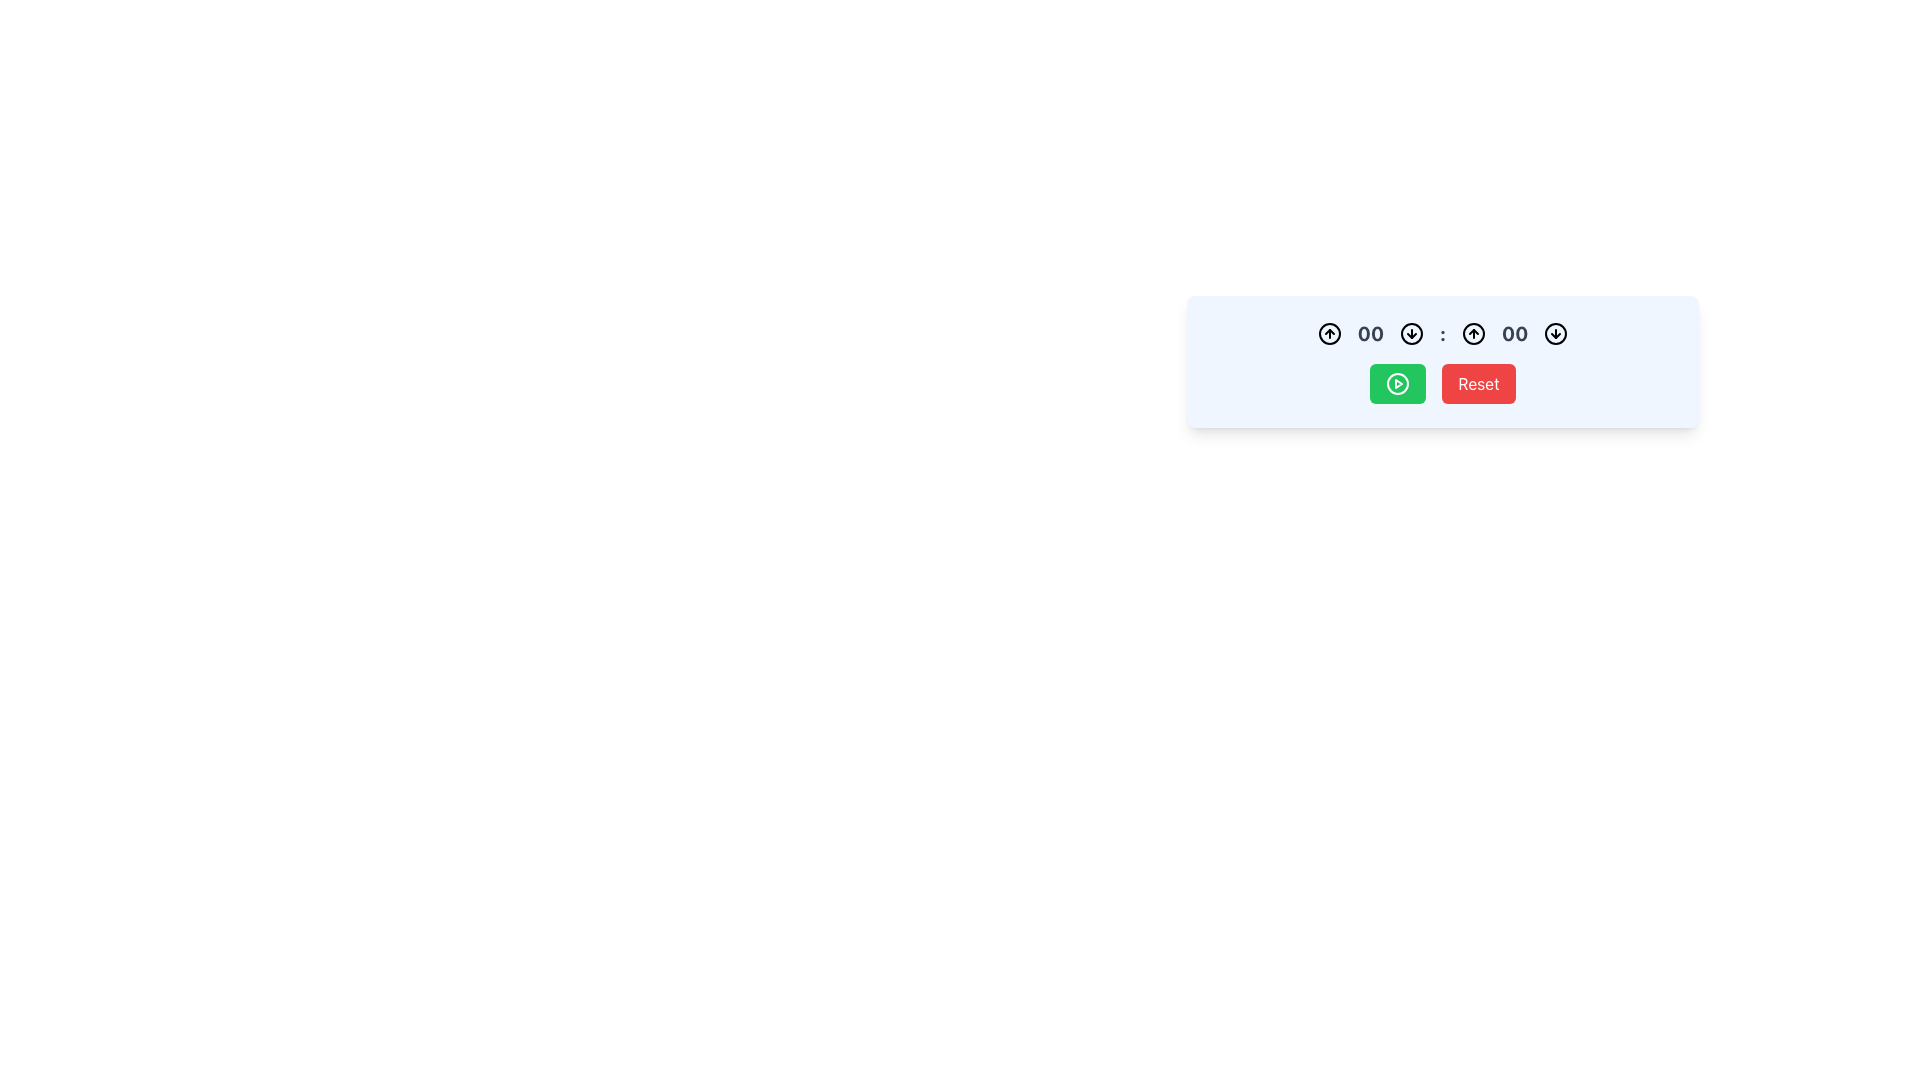  What do you see at coordinates (1555, 333) in the screenshot?
I see `the circular icon button with a down arrow located on the far right of the time adjustment controls` at bounding box center [1555, 333].